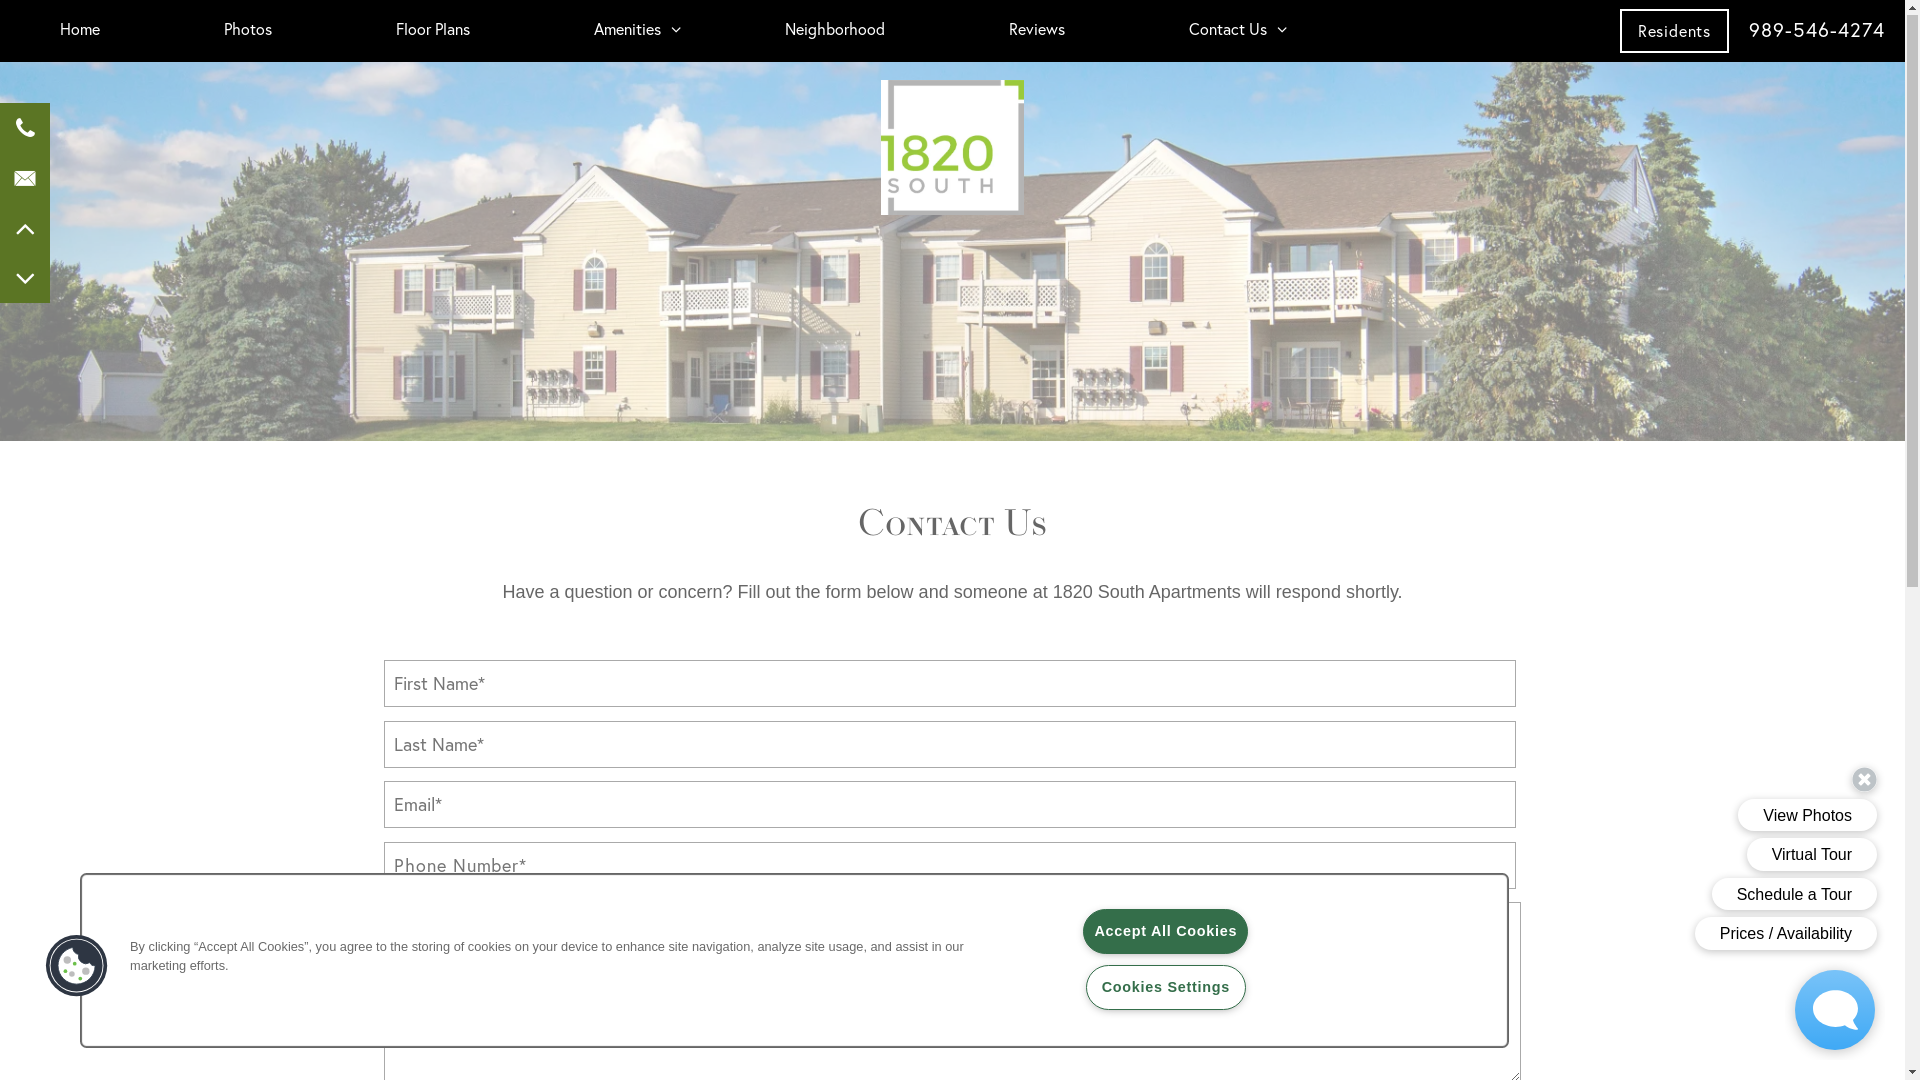 The width and height of the screenshot is (1920, 1080). What do you see at coordinates (573, 30) in the screenshot?
I see `'Amenities'` at bounding box center [573, 30].